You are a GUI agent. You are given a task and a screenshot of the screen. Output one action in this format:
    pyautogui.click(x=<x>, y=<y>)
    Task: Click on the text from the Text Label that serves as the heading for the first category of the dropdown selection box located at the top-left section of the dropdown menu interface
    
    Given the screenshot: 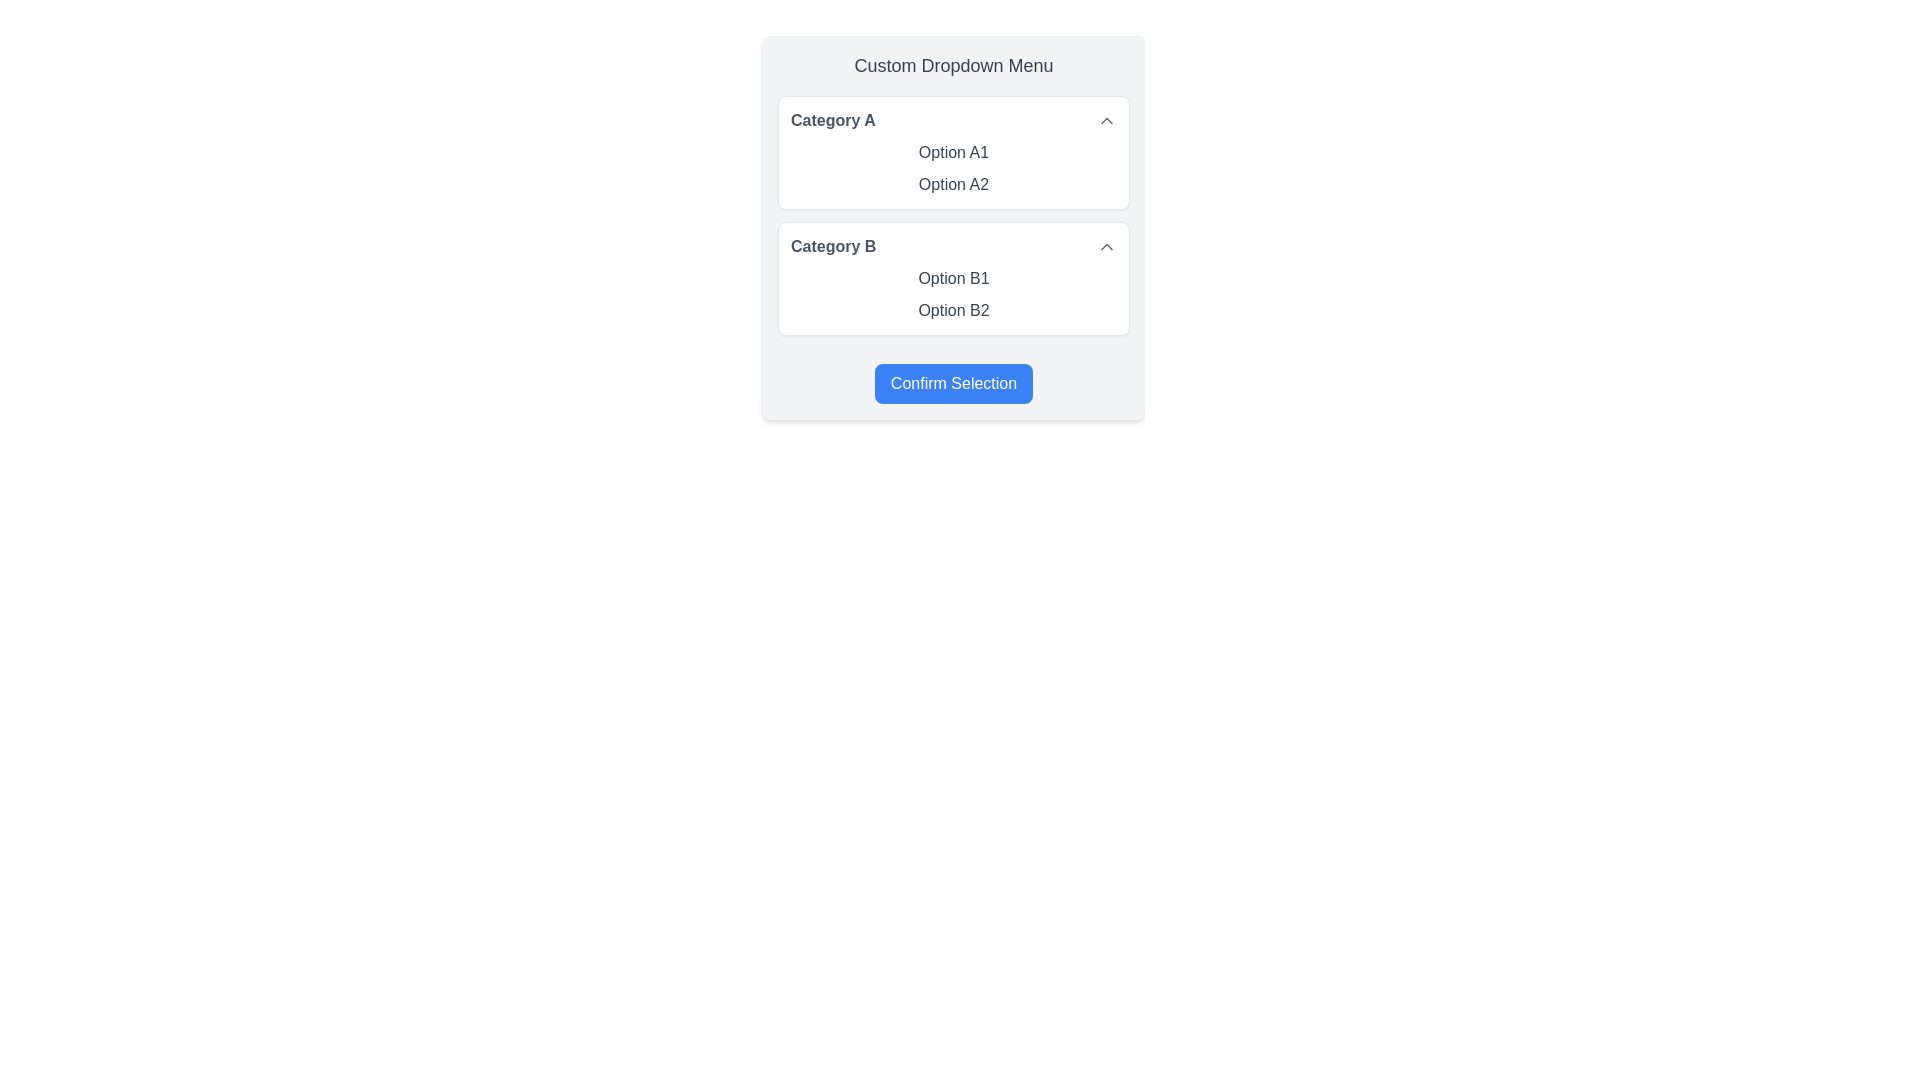 What is the action you would take?
    pyautogui.click(x=833, y=120)
    